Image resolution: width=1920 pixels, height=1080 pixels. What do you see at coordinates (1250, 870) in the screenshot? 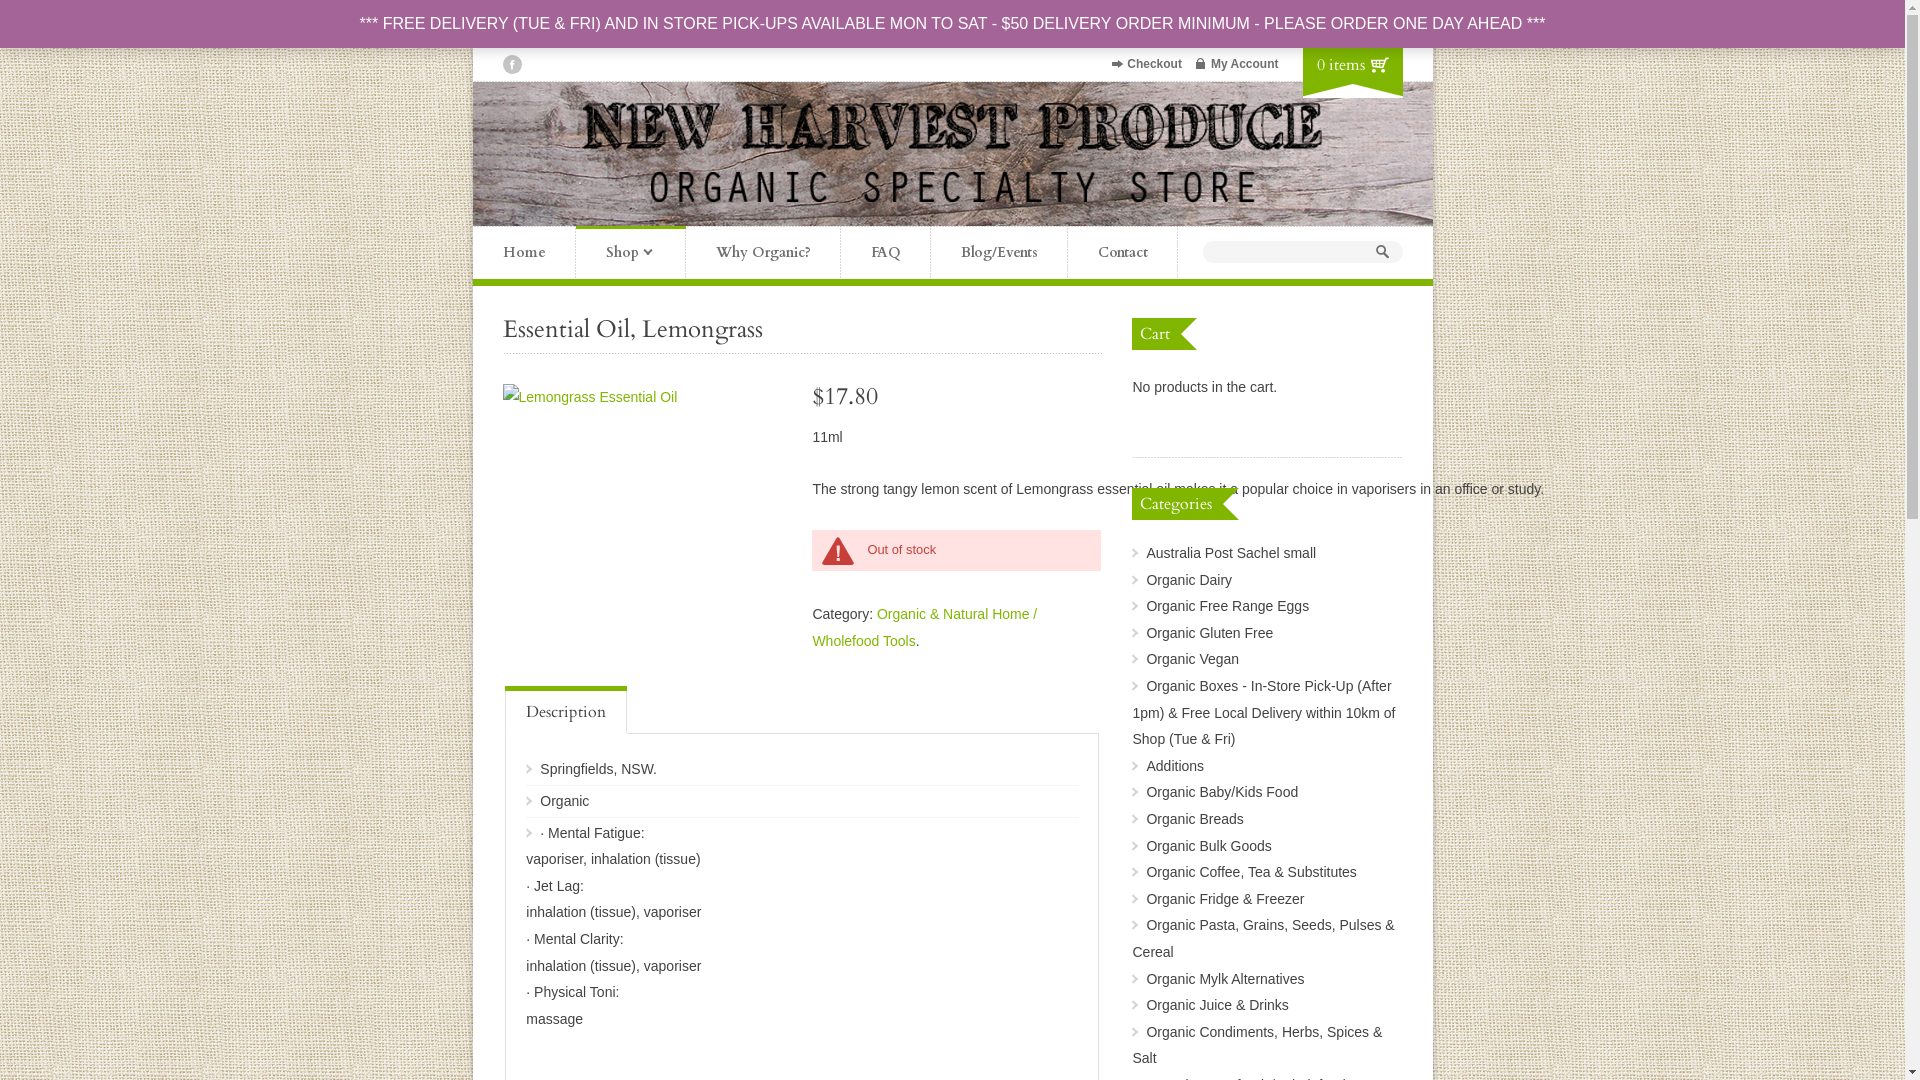
I see `'Organic Coffee, Tea & Substitutes'` at bounding box center [1250, 870].